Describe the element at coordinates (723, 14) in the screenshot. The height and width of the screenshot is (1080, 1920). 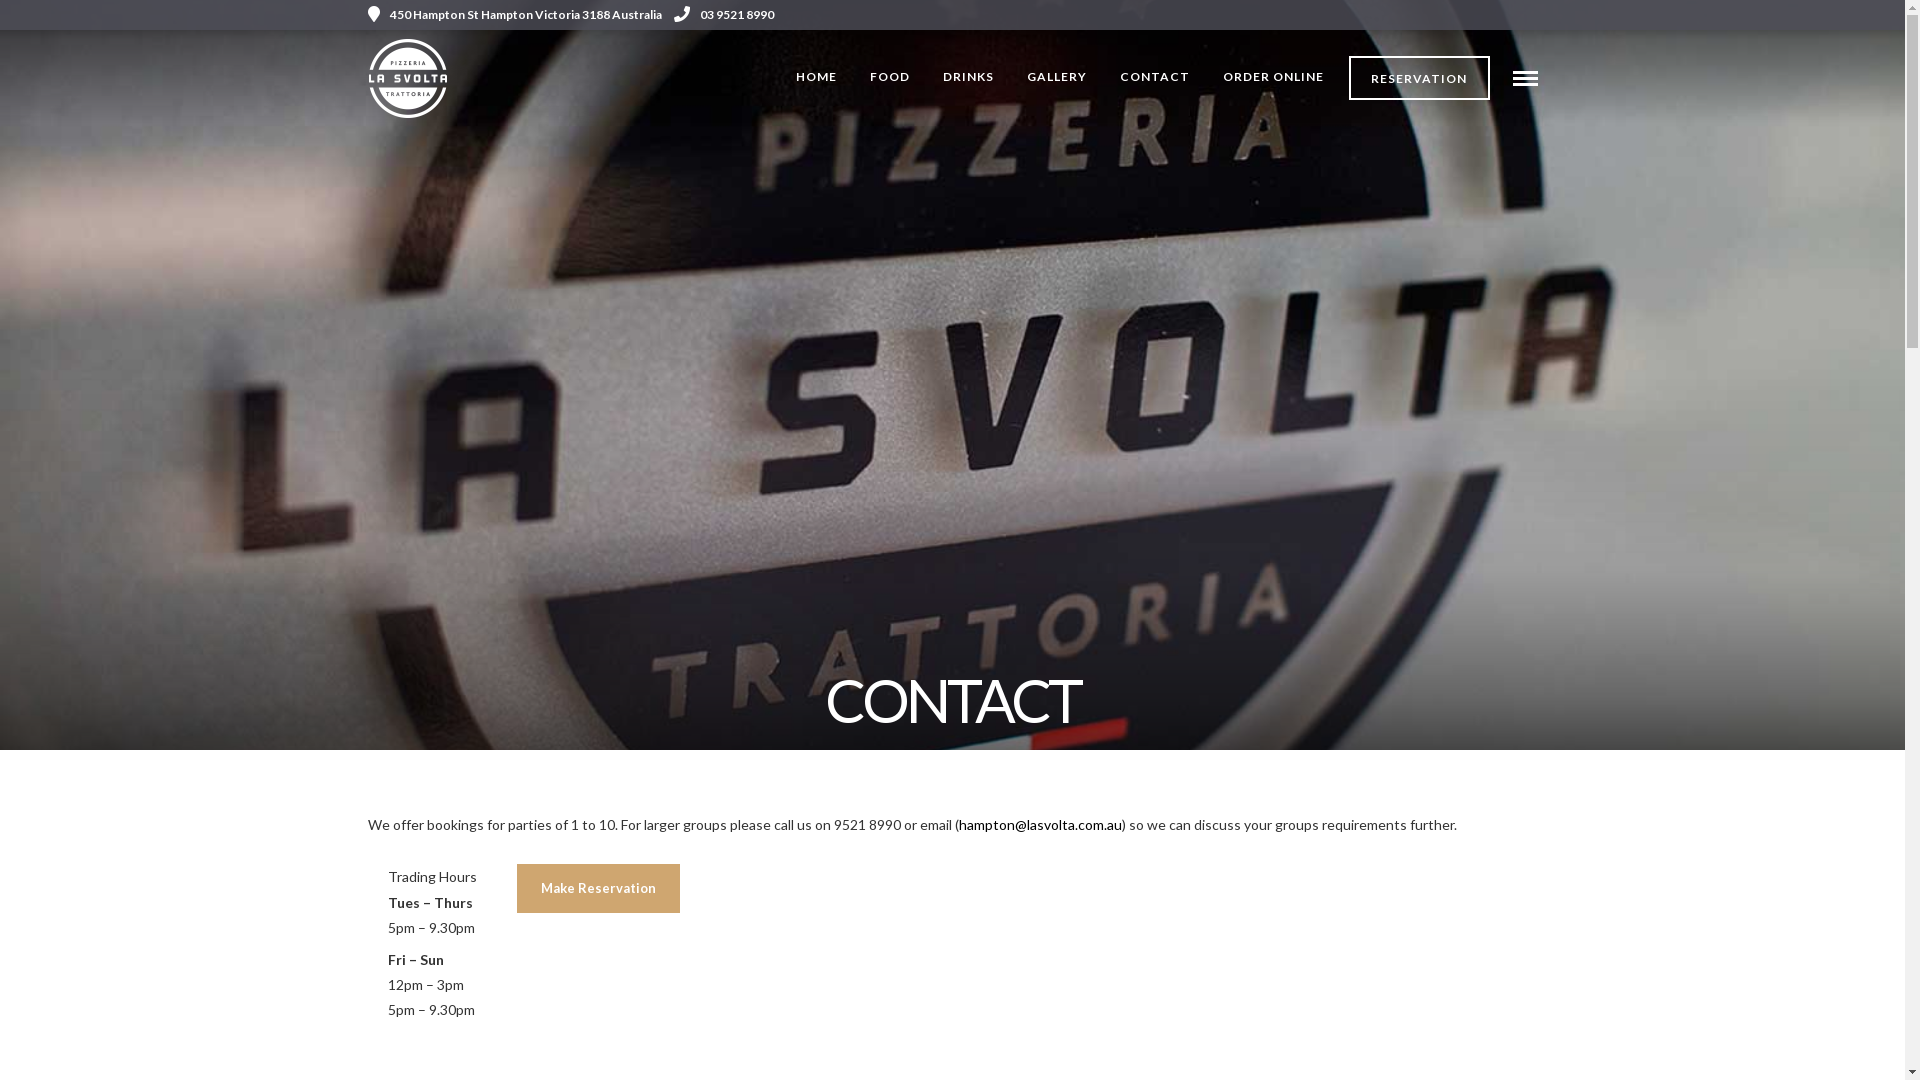
I see `'03 9521 8990'` at that location.